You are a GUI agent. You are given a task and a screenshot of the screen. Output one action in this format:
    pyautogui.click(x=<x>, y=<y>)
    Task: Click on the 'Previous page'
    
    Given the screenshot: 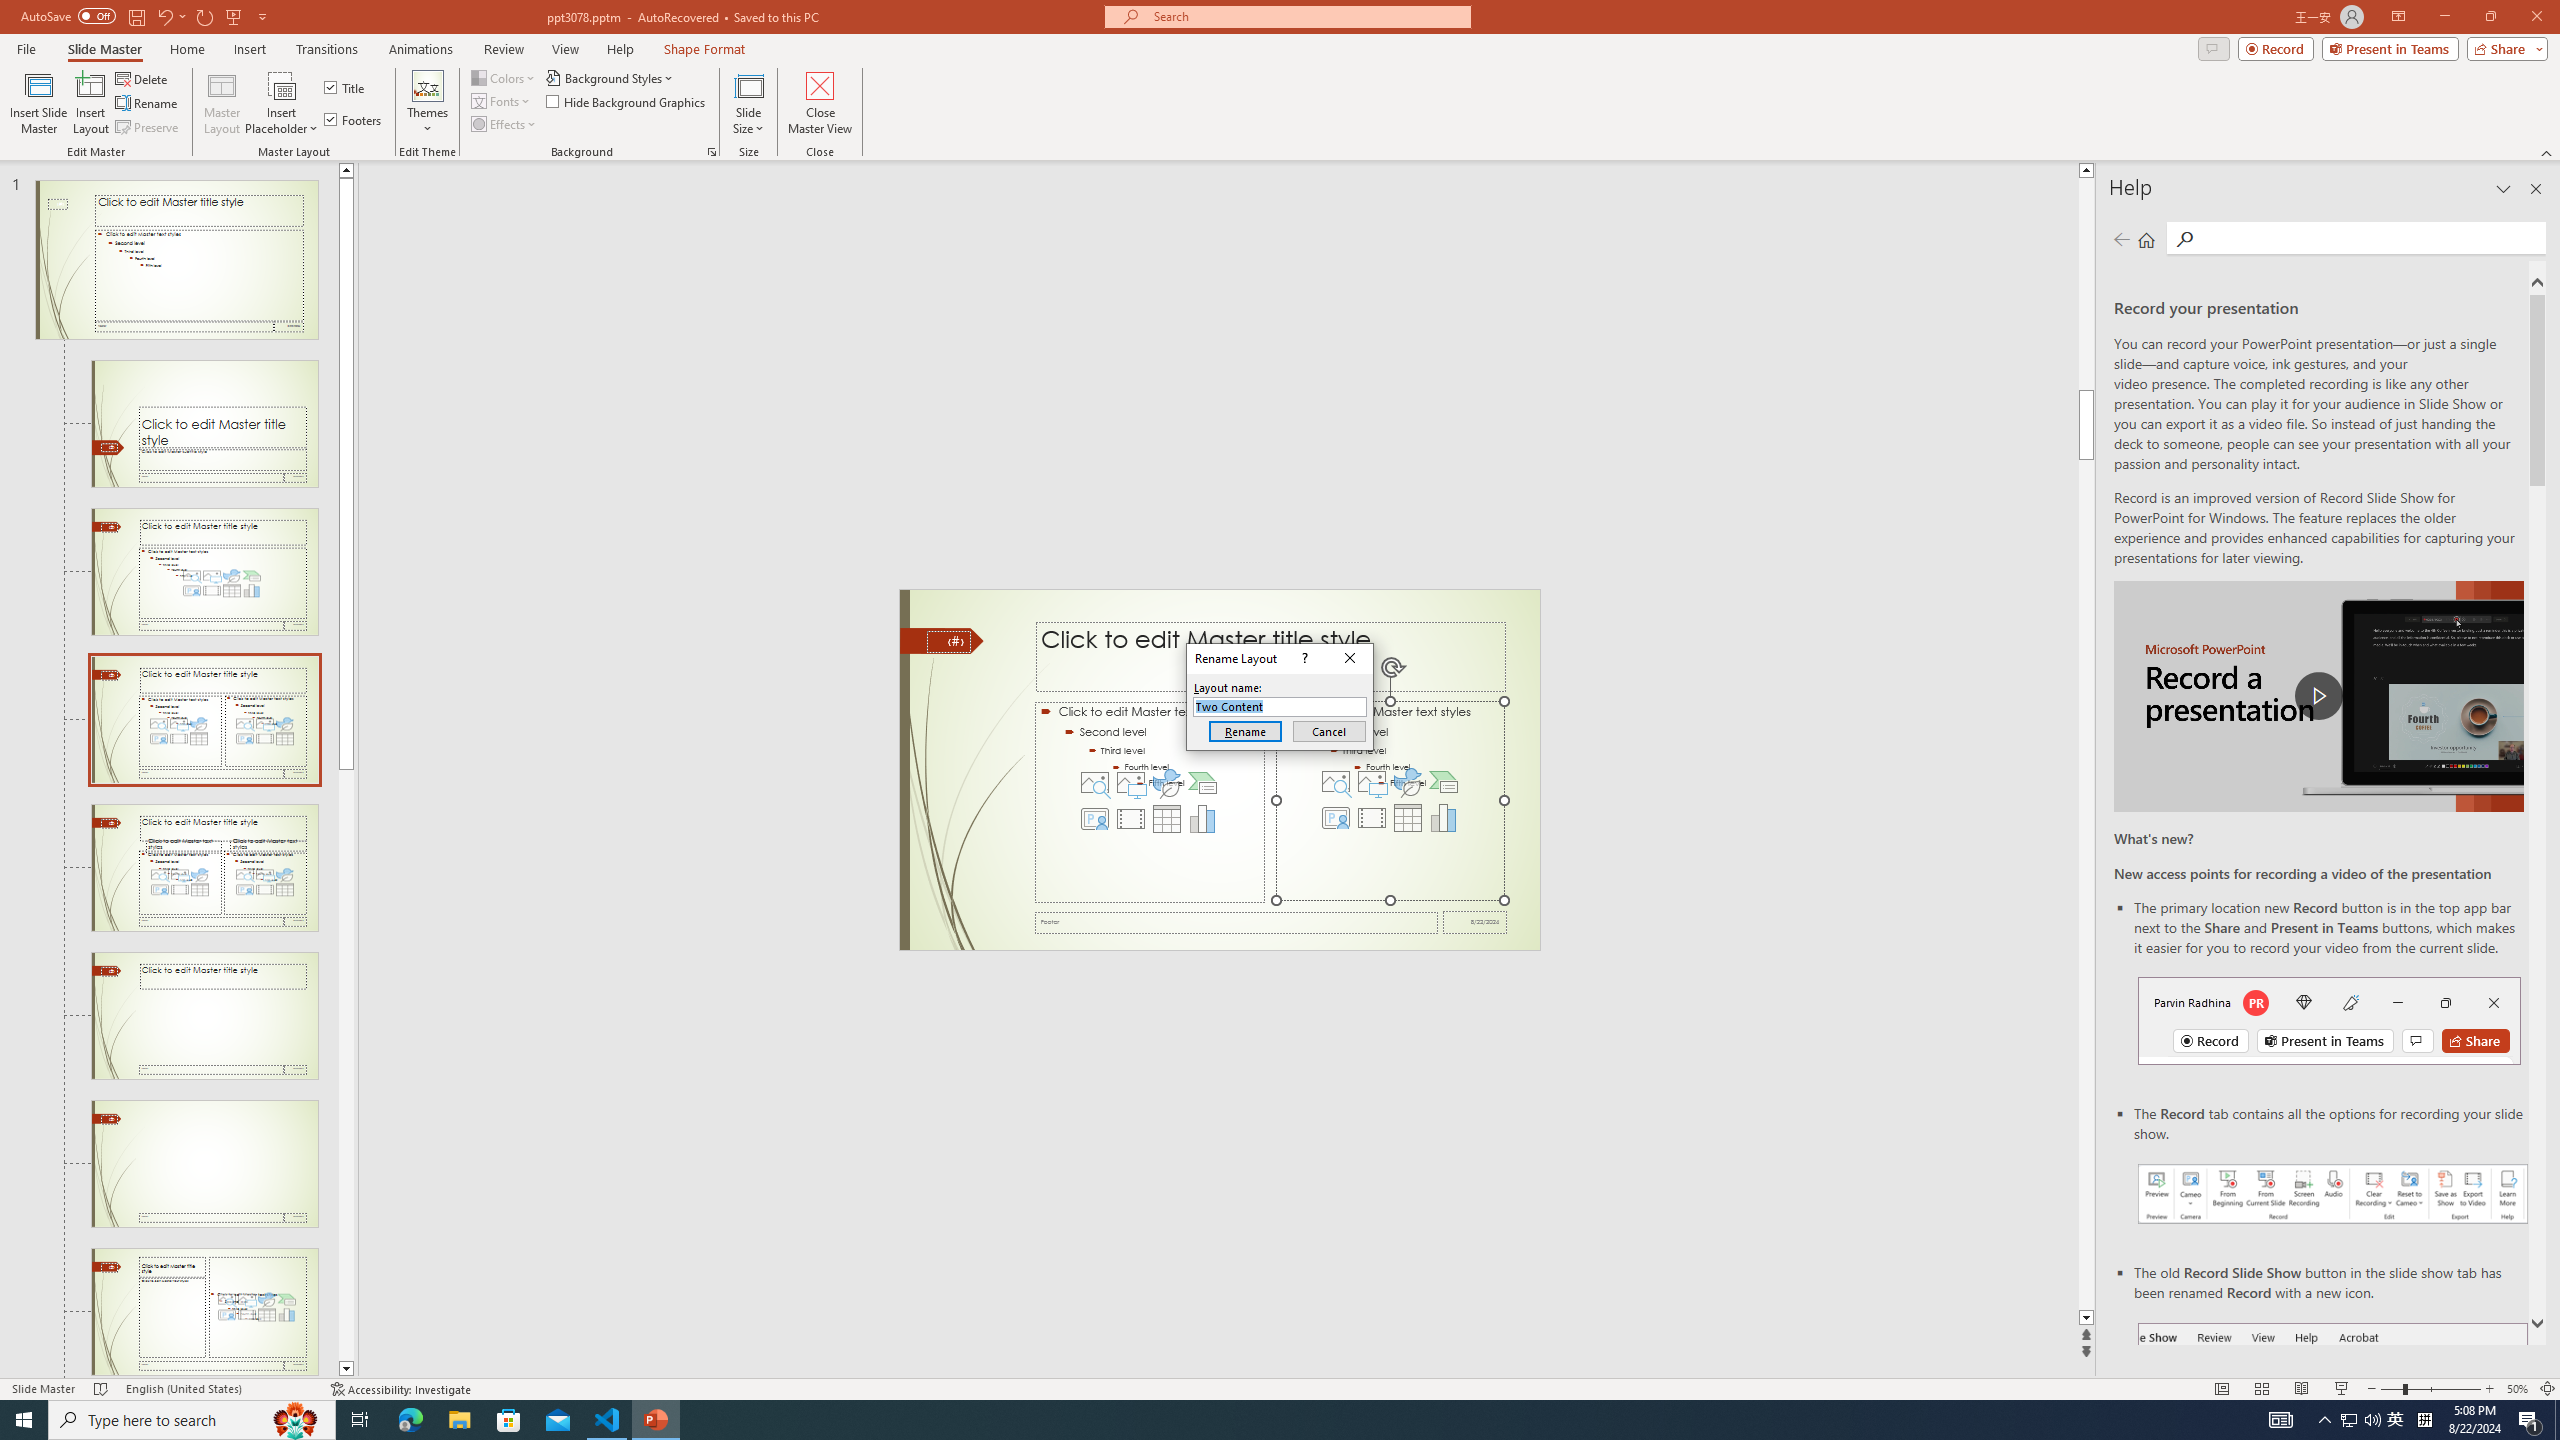 What is the action you would take?
    pyautogui.click(x=2121, y=238)
    